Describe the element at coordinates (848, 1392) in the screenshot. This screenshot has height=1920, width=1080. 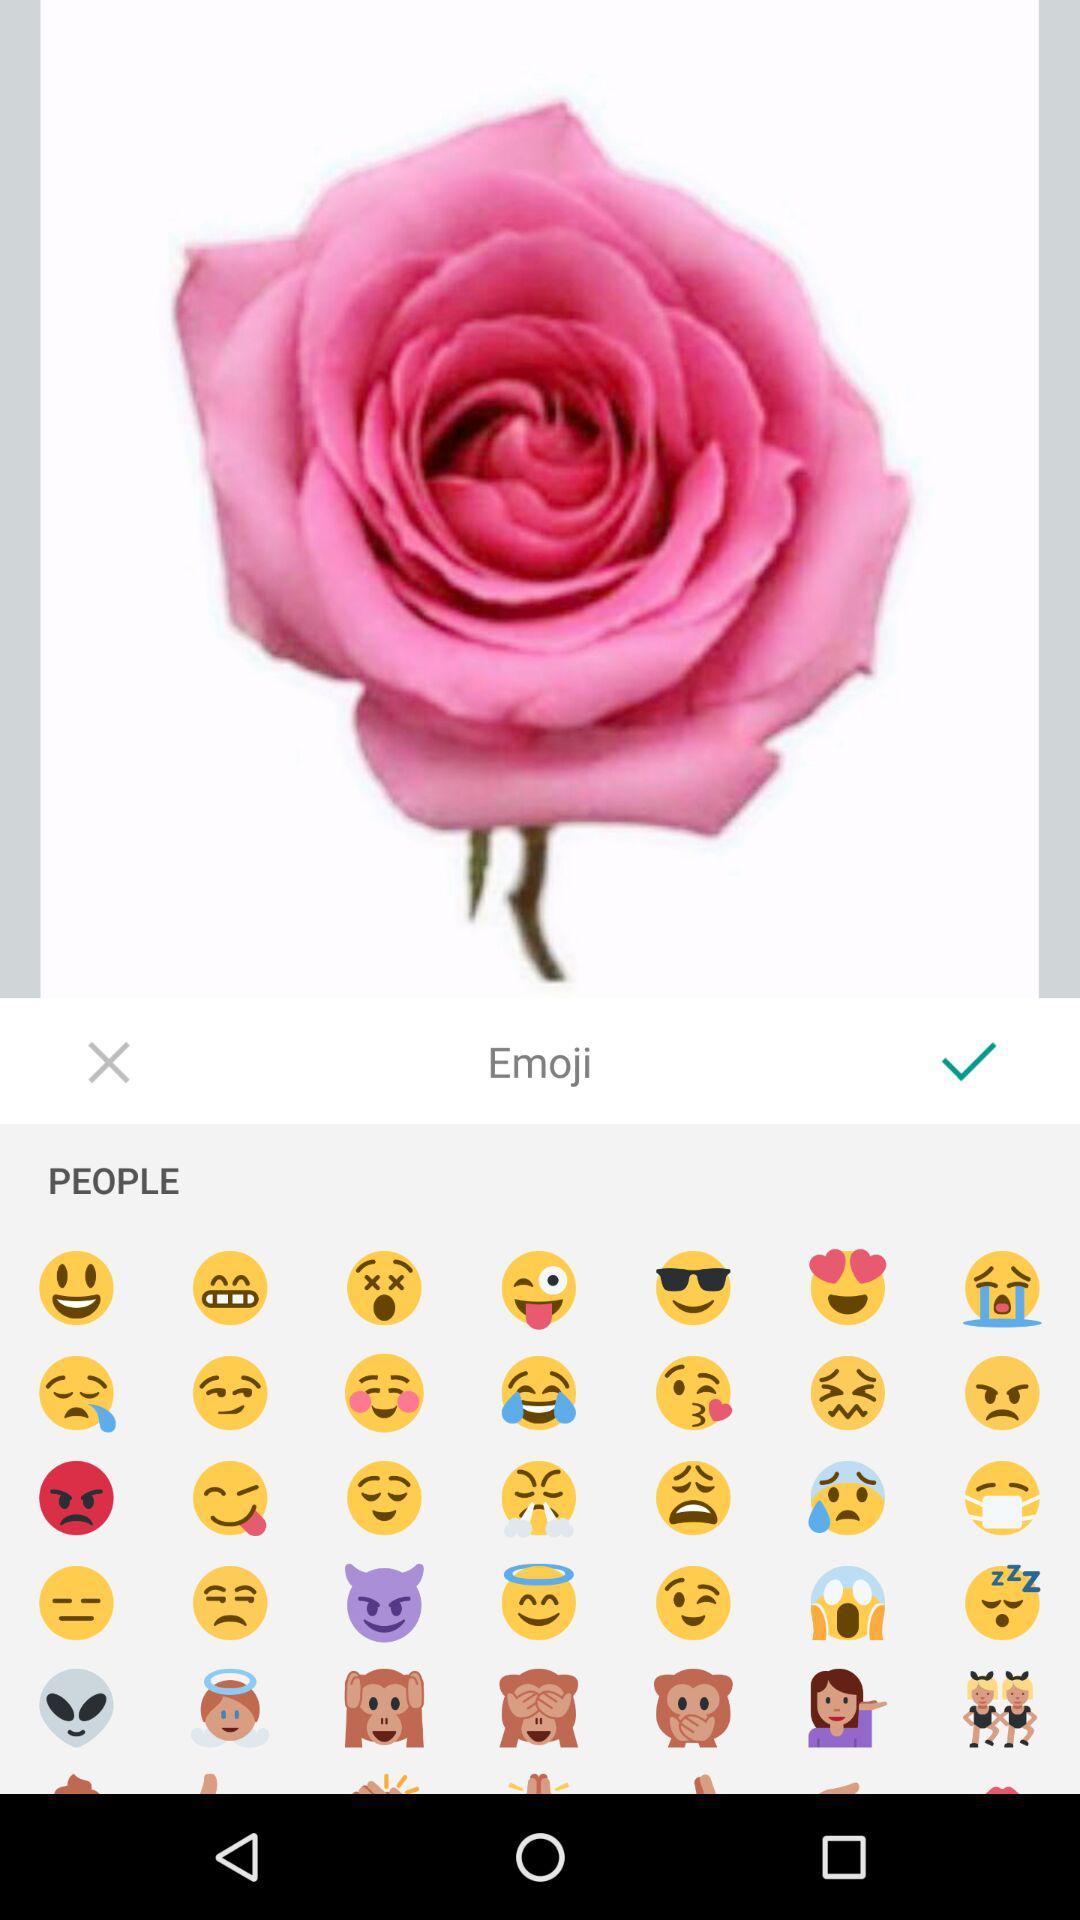
I see `emoji select option` at that location.